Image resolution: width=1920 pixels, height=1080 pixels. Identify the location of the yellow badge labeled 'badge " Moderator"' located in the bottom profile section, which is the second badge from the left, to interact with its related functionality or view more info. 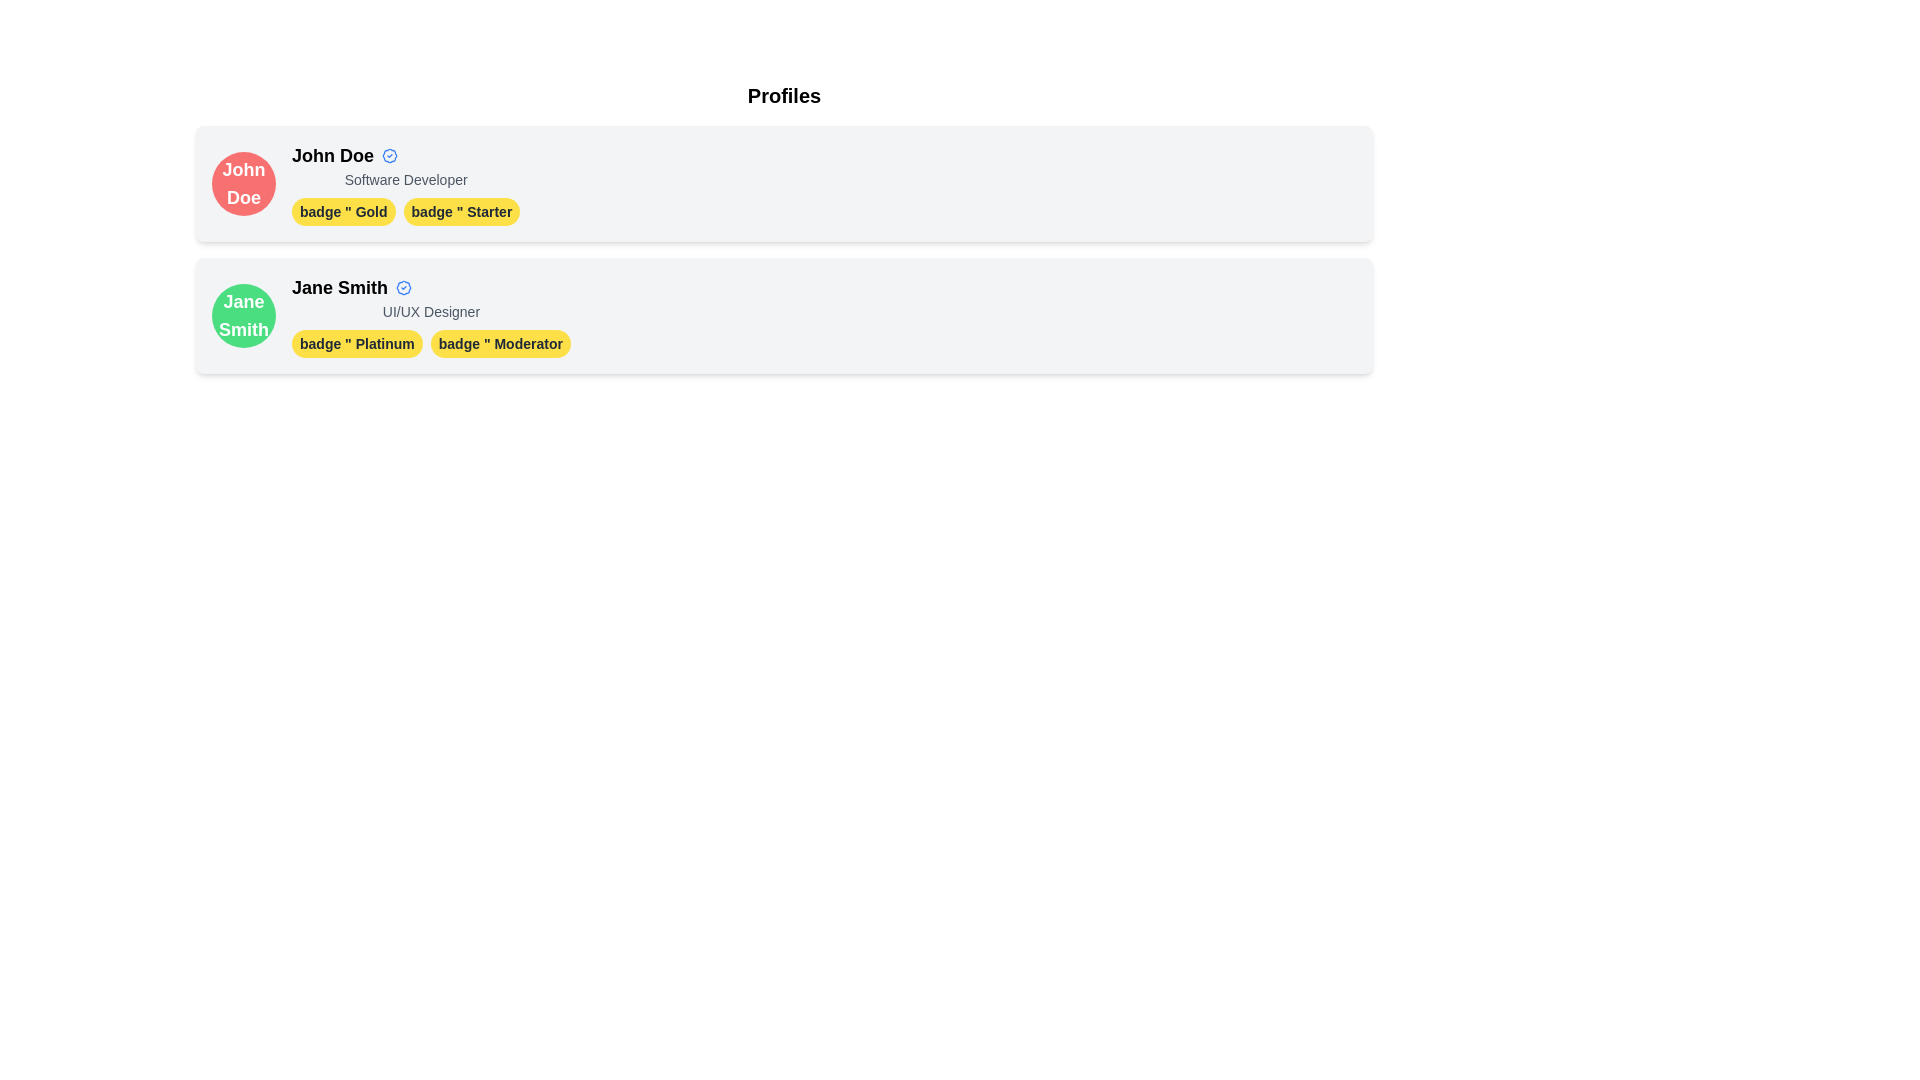
(500, 342).